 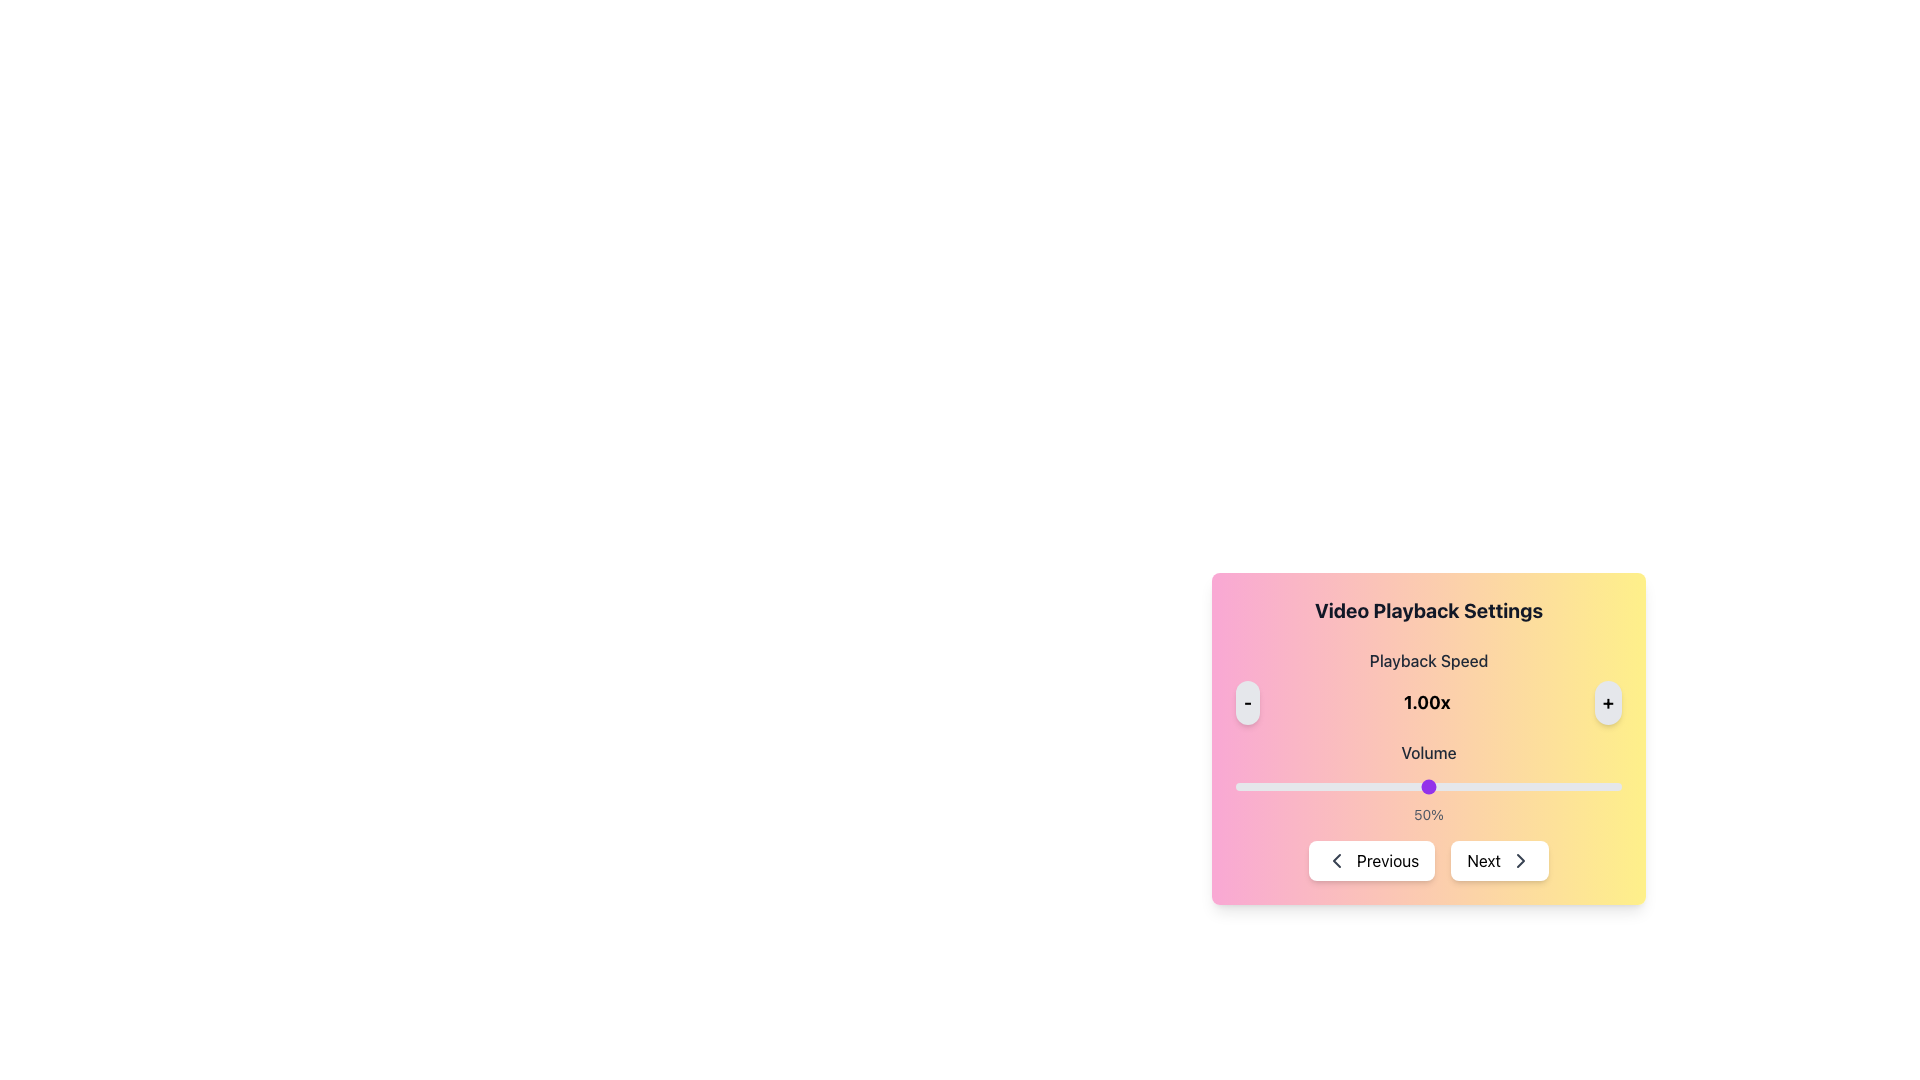 I want to click on the volume, so click(x=1328, y=785).